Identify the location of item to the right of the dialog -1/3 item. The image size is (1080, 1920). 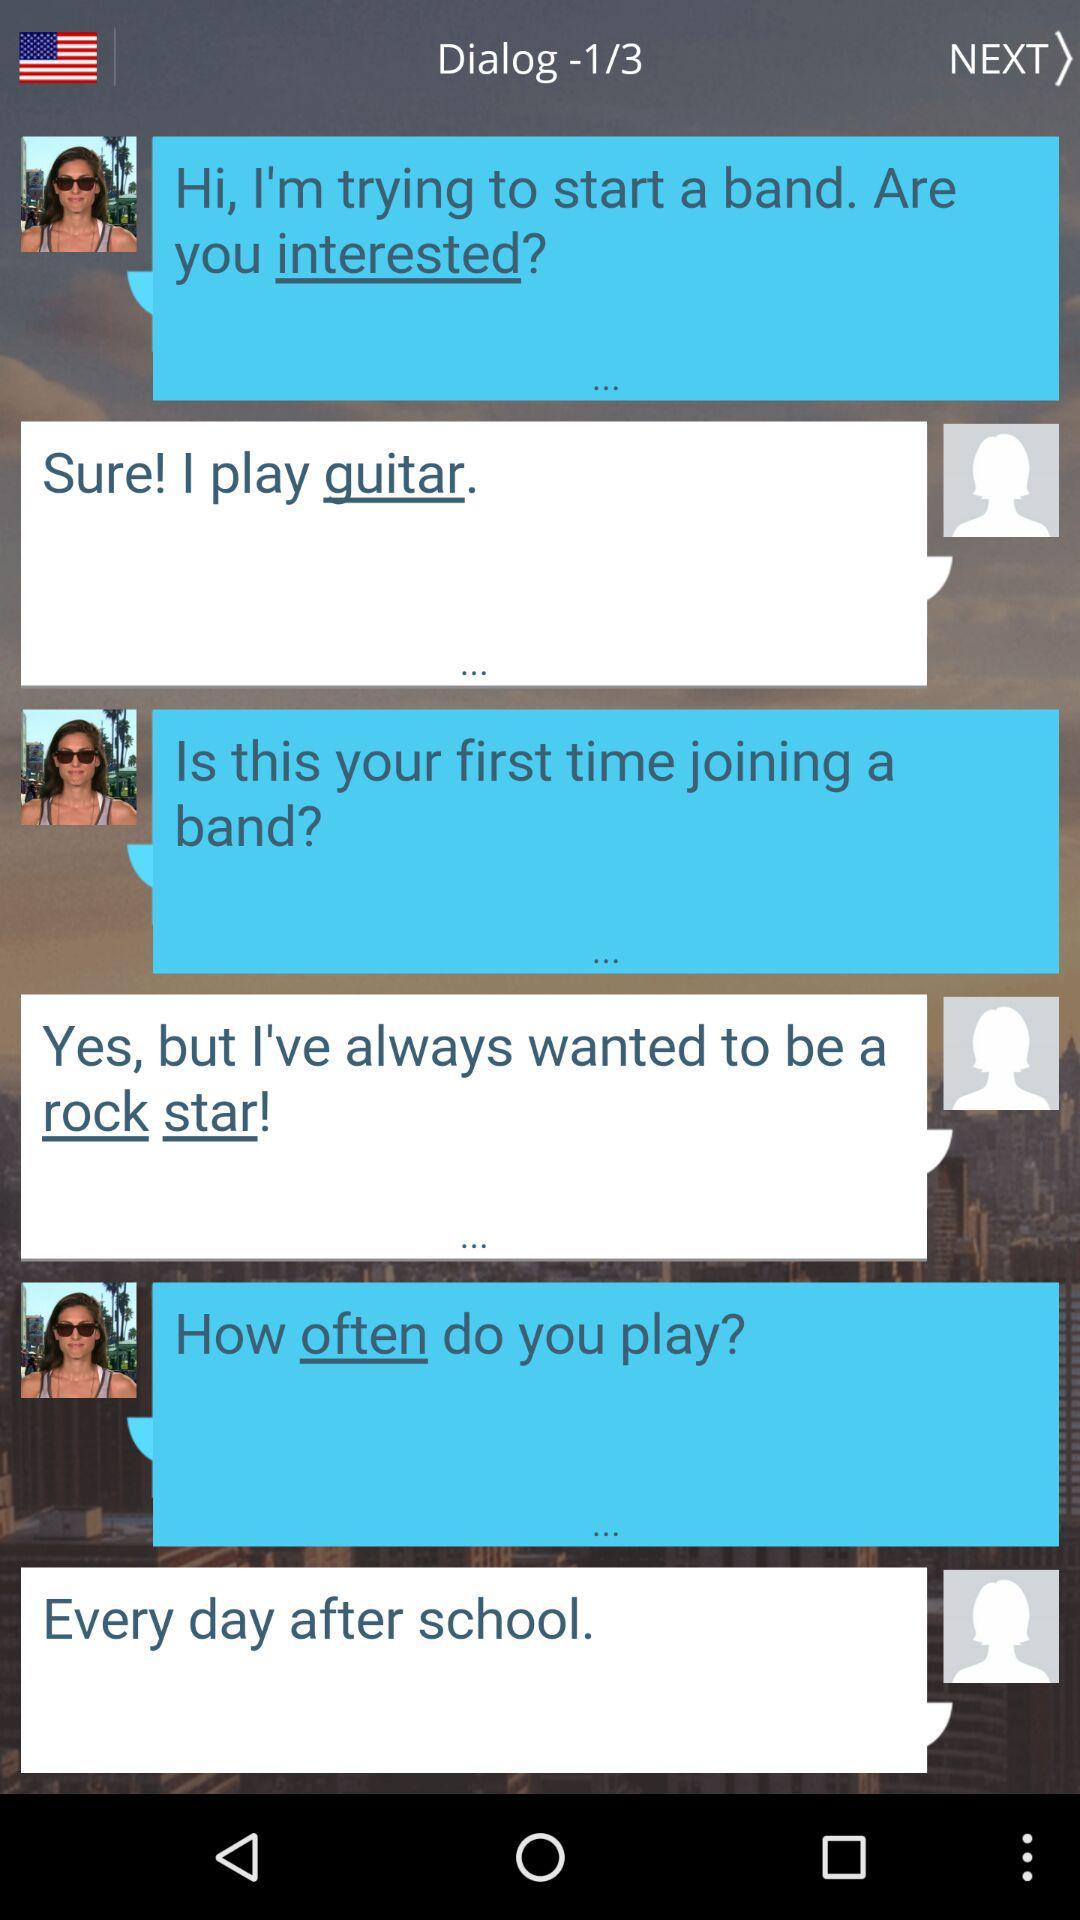
(1014, 57).